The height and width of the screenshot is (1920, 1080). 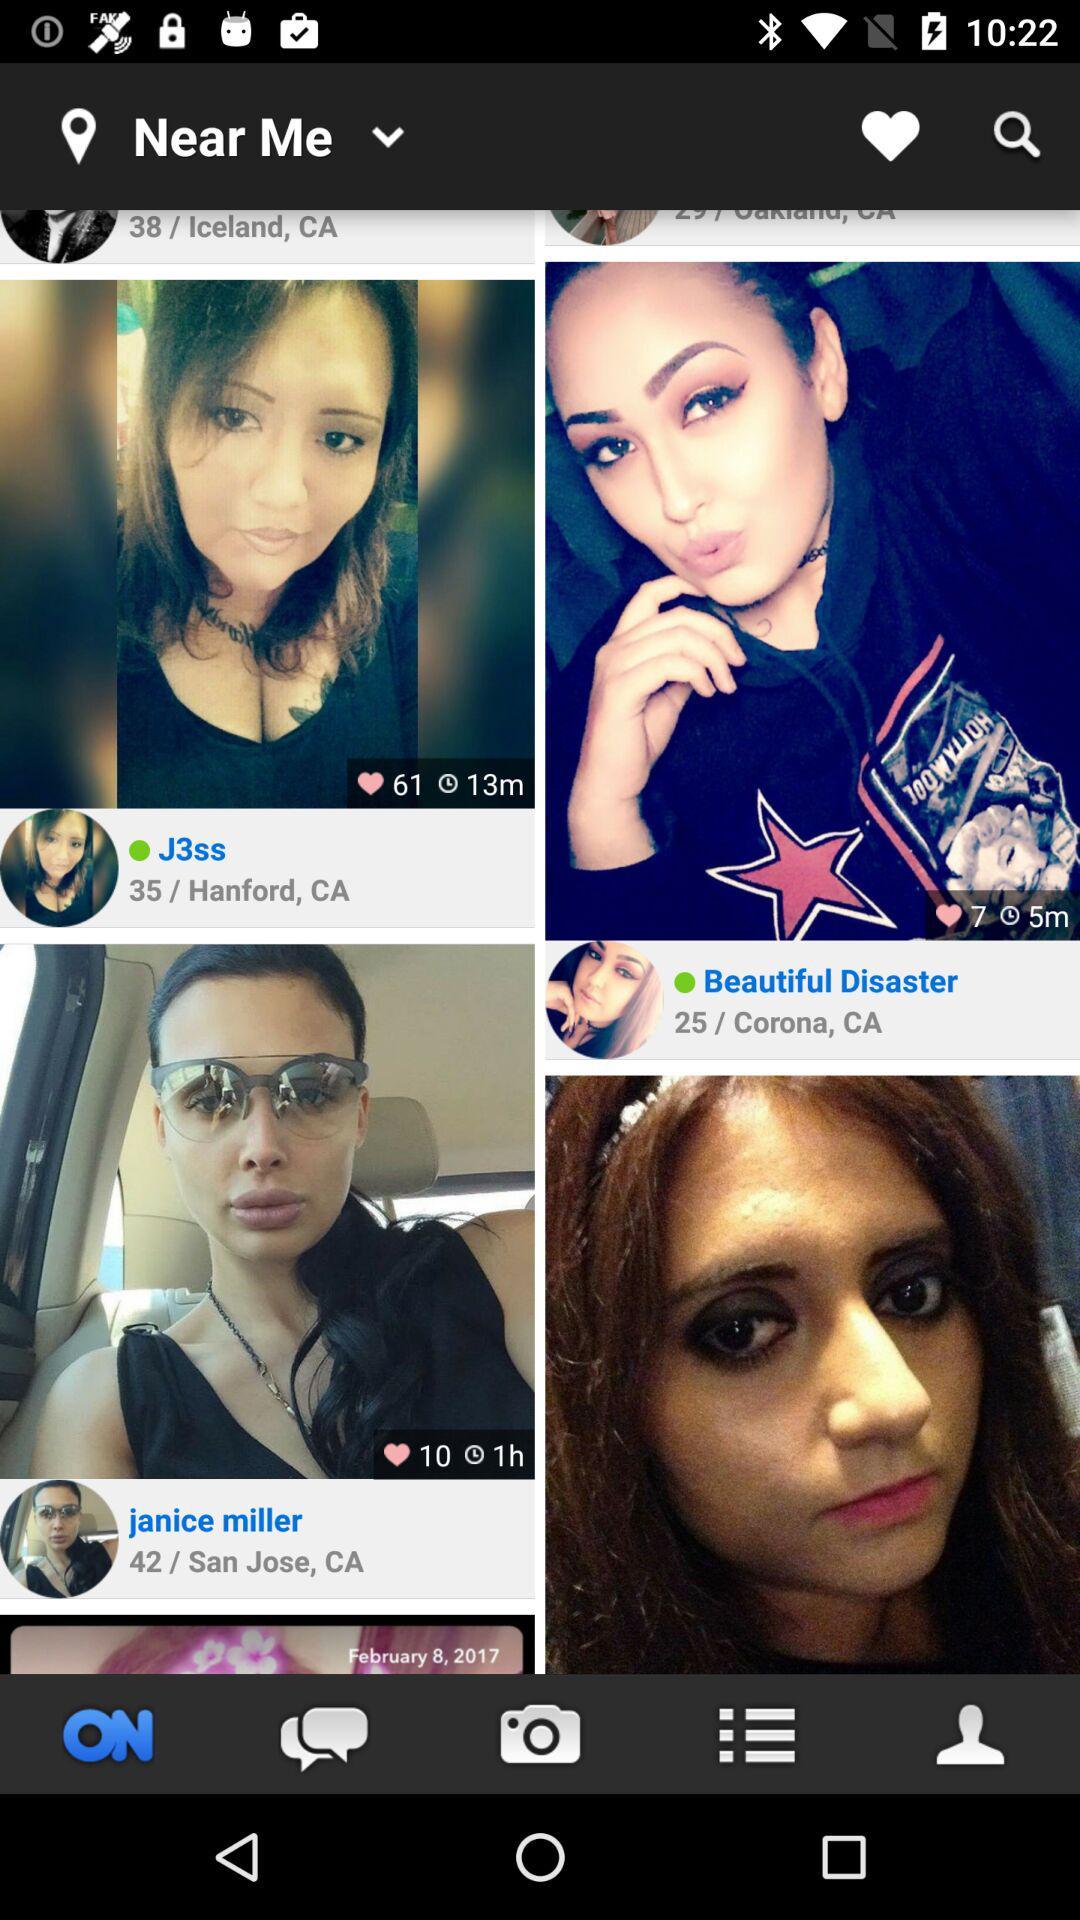 I want to click on image, so click(x=812, y=600).